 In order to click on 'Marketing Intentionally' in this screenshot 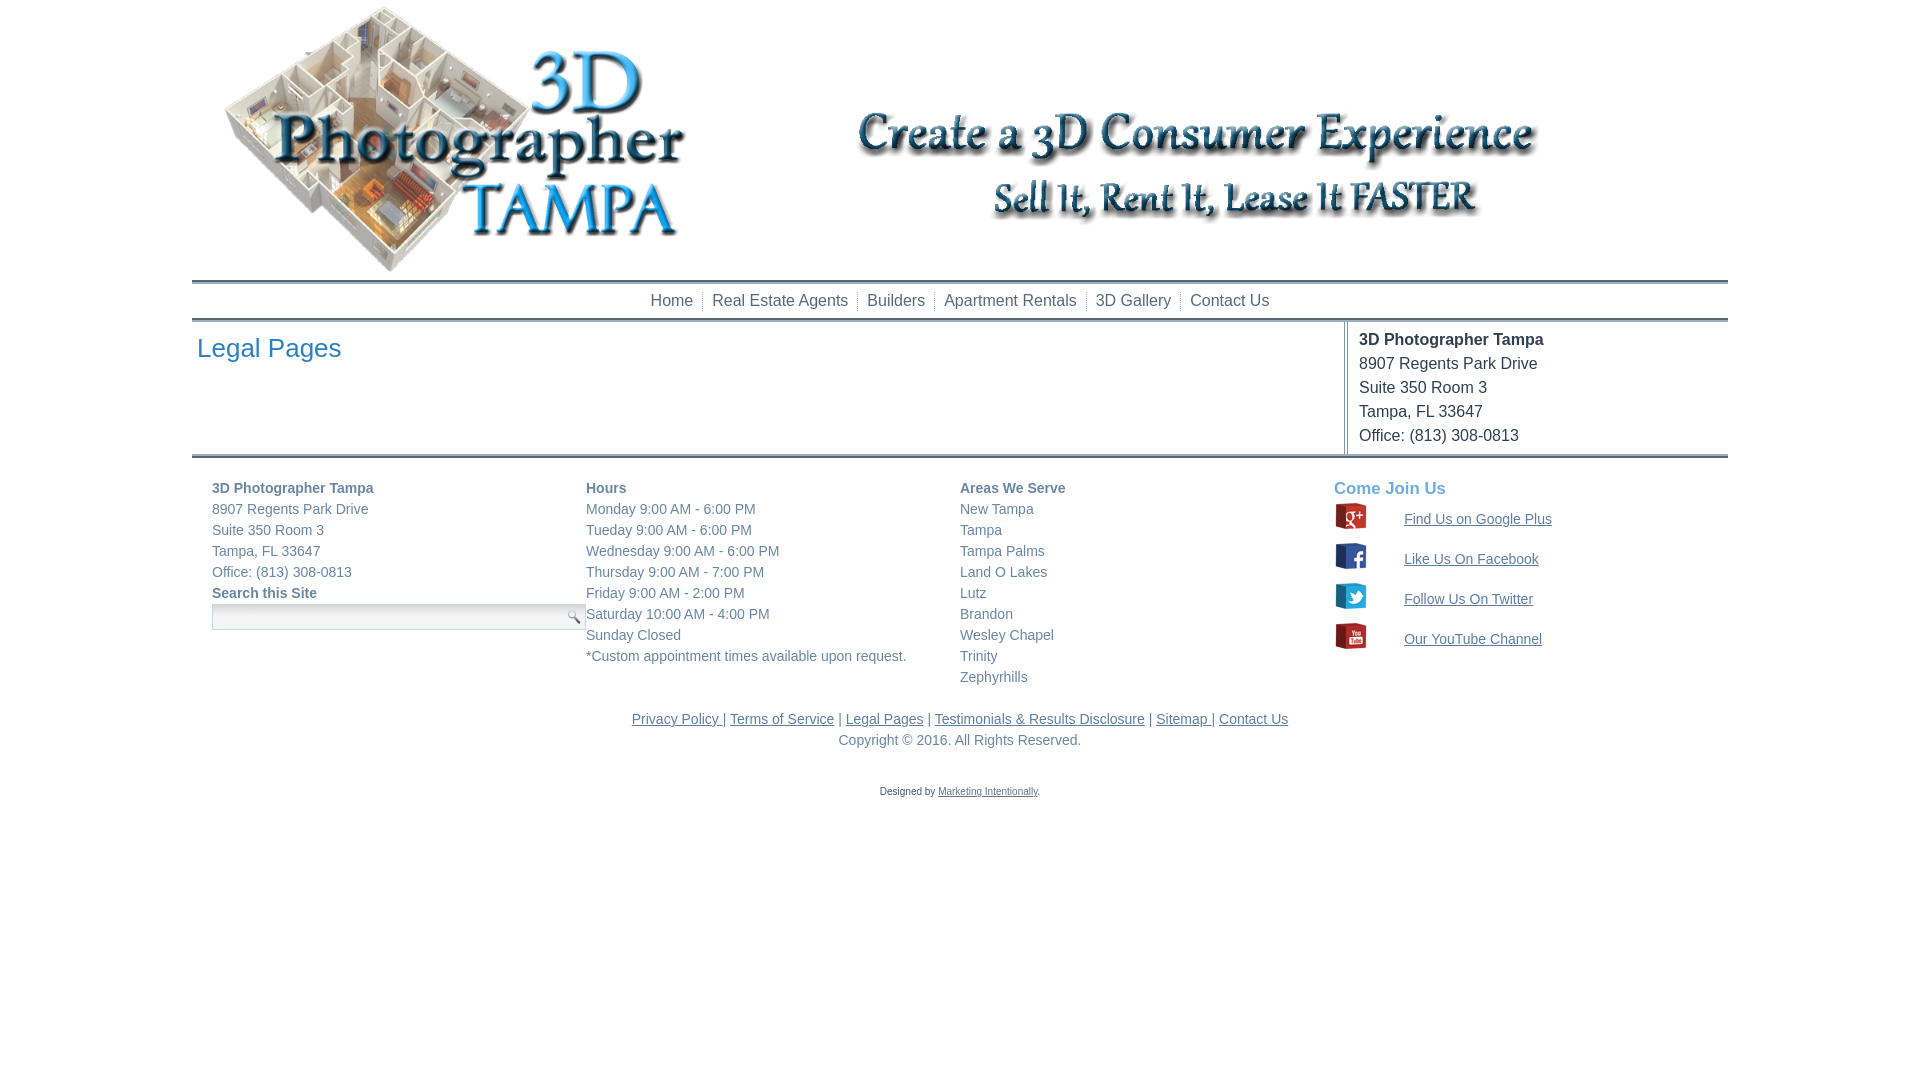, I will do `click(936, 790)`.